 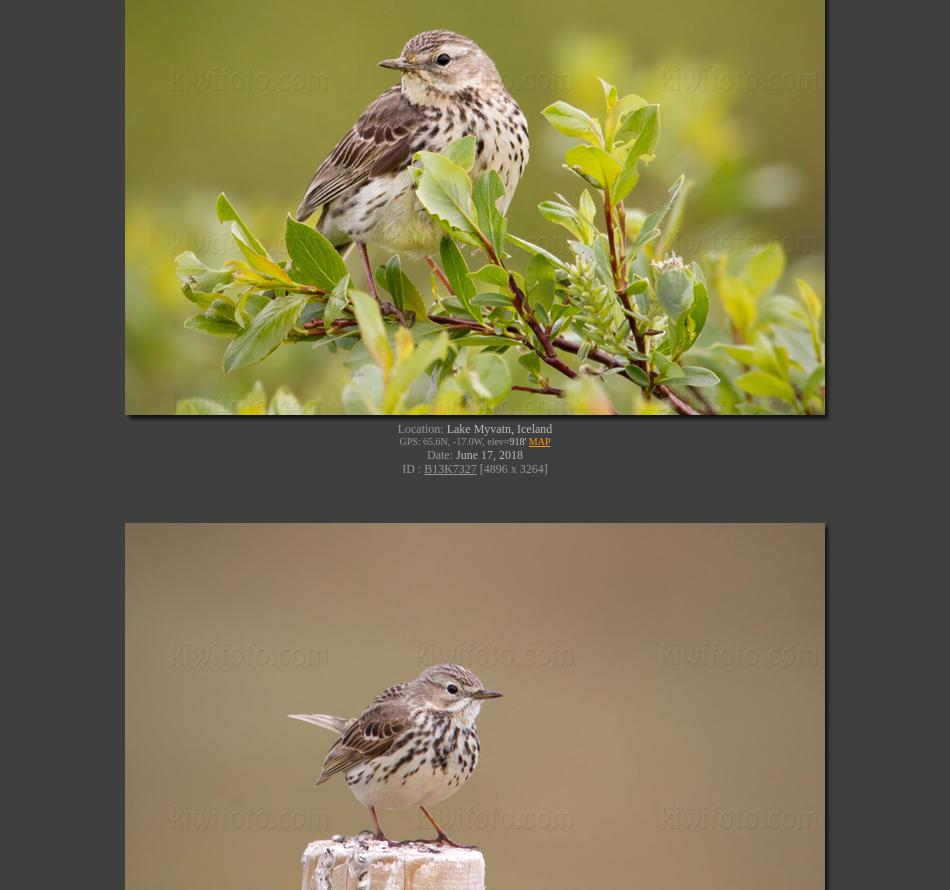 What do you see at coordinates (499, 427) in the screenshot?
I see `'Lake Myvatn, Iceland'` at bounding box center [499, 427].